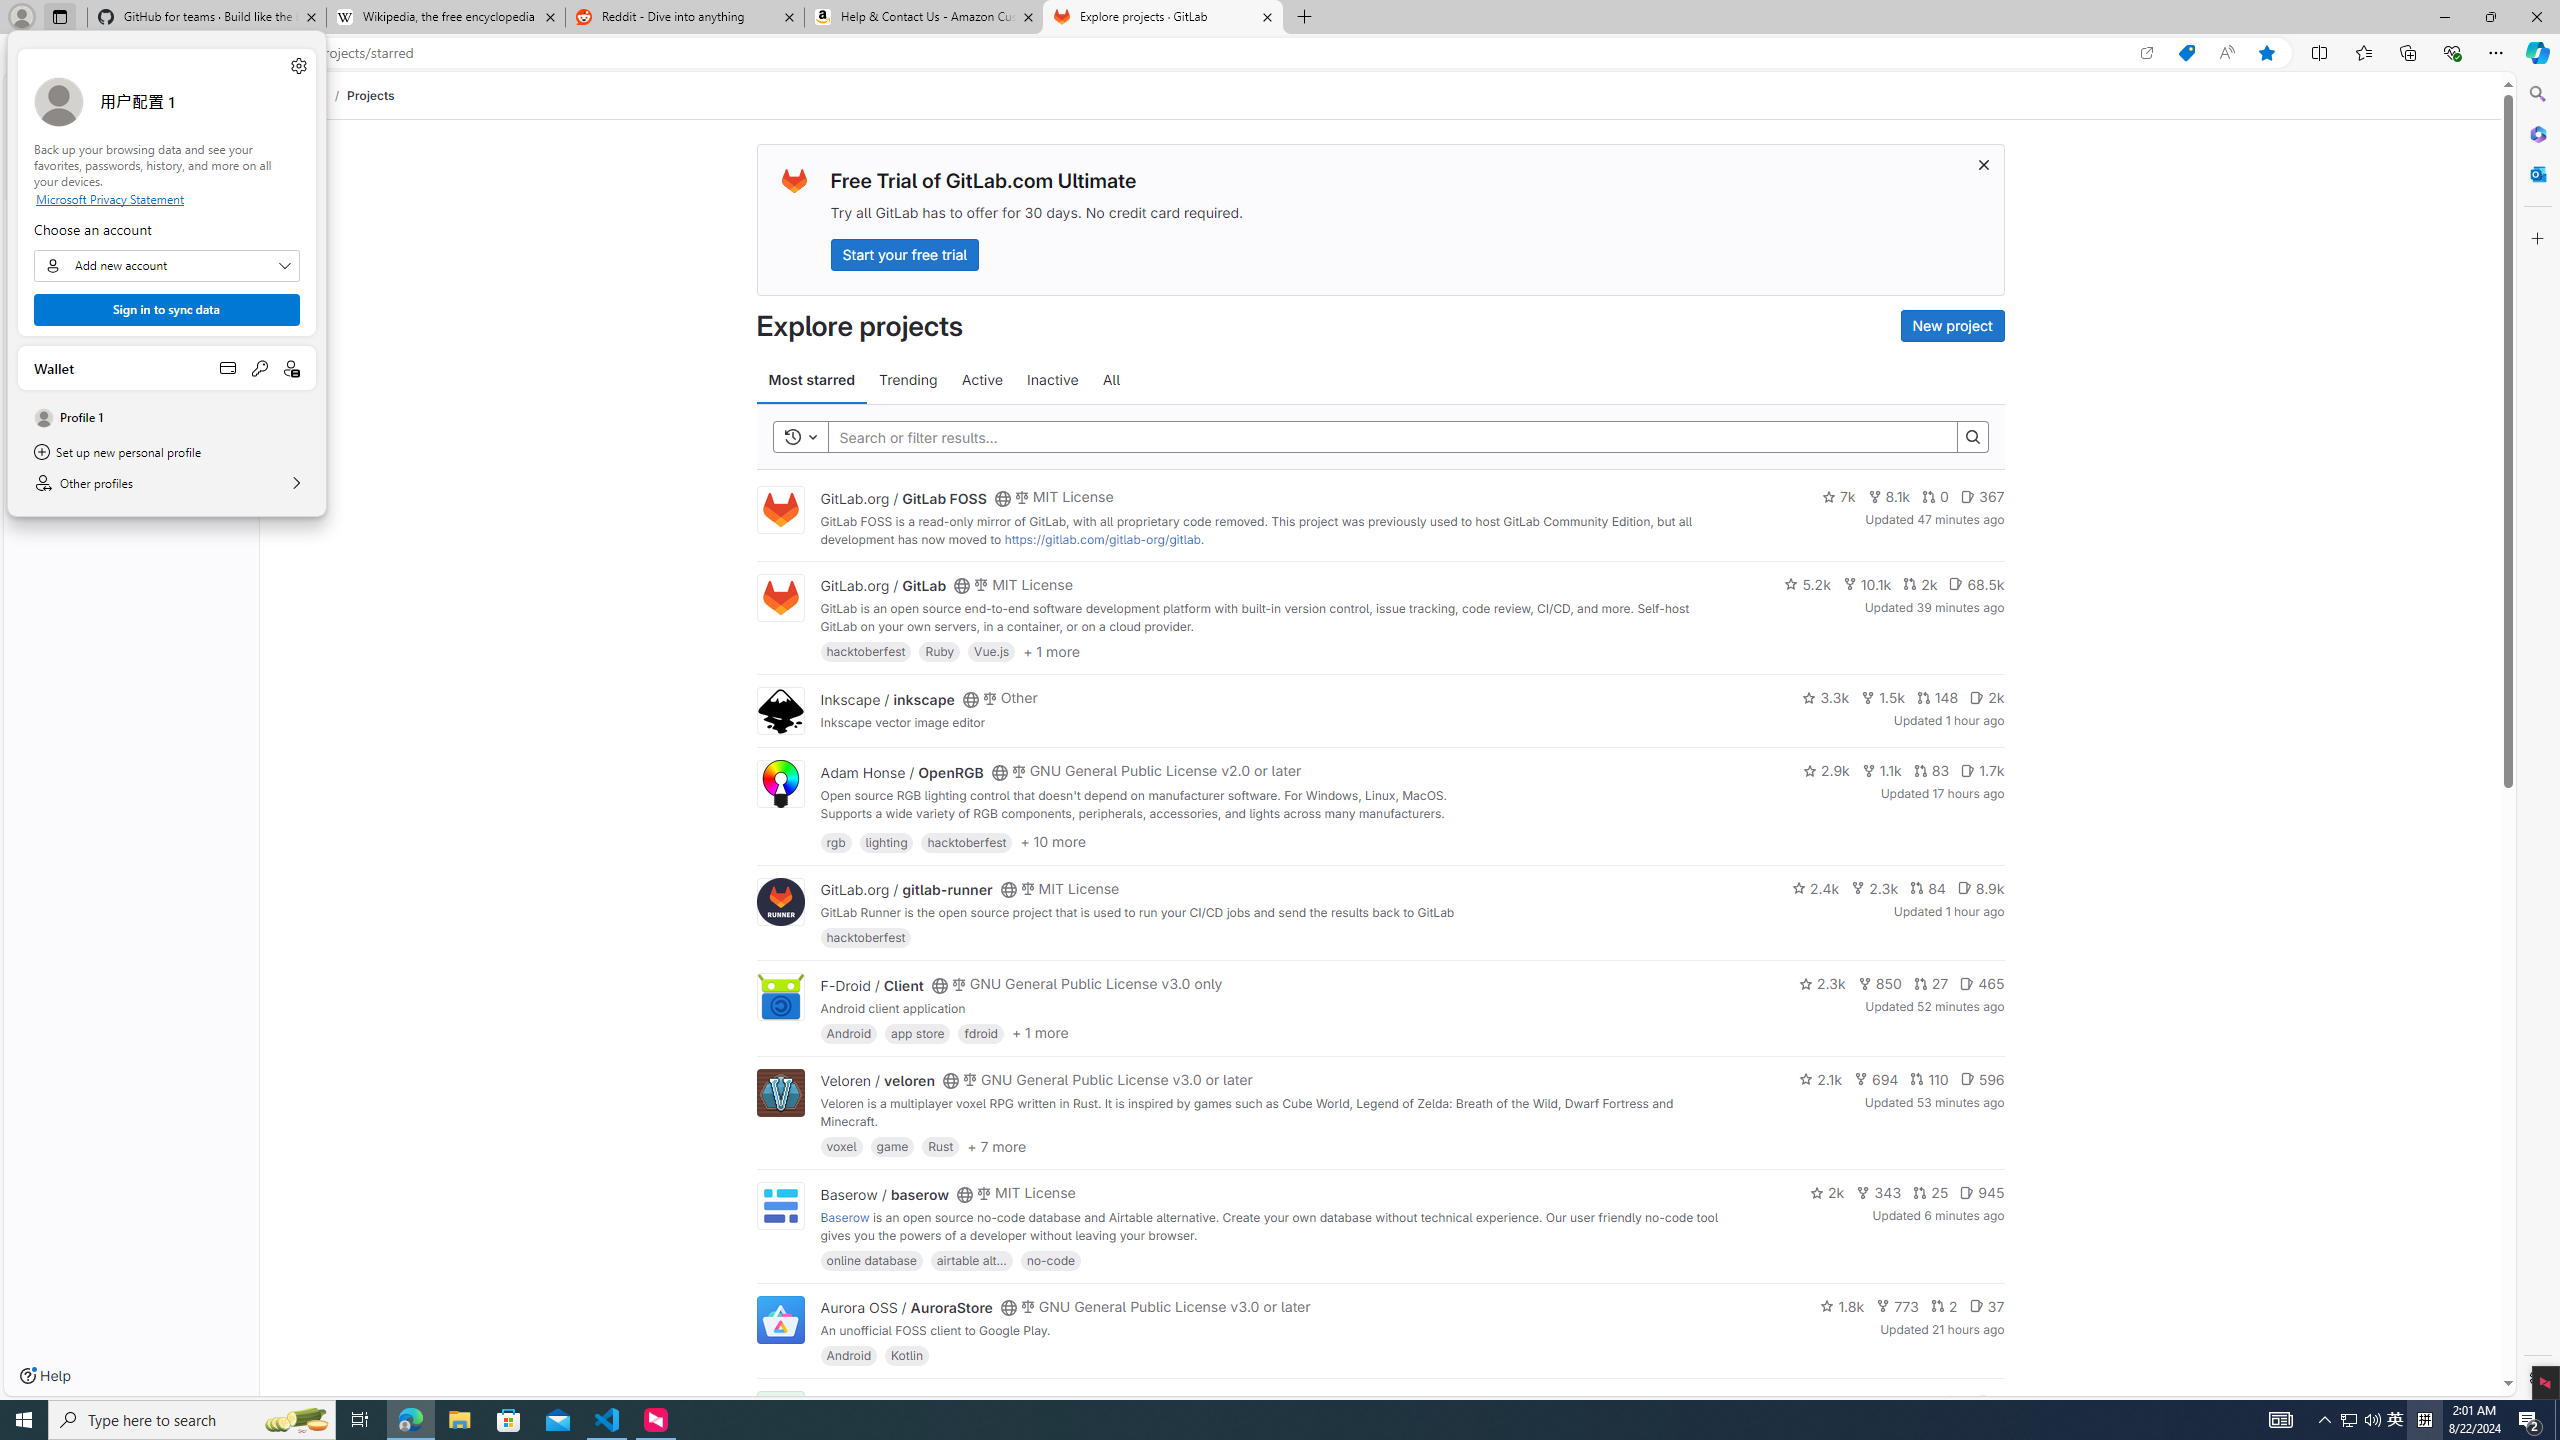 The image size is (2560, 1440). What do you see at coordinates (166, 451) in the screenshot?
I see `'Set up new personal profile'` at bounding box center [166, 451].